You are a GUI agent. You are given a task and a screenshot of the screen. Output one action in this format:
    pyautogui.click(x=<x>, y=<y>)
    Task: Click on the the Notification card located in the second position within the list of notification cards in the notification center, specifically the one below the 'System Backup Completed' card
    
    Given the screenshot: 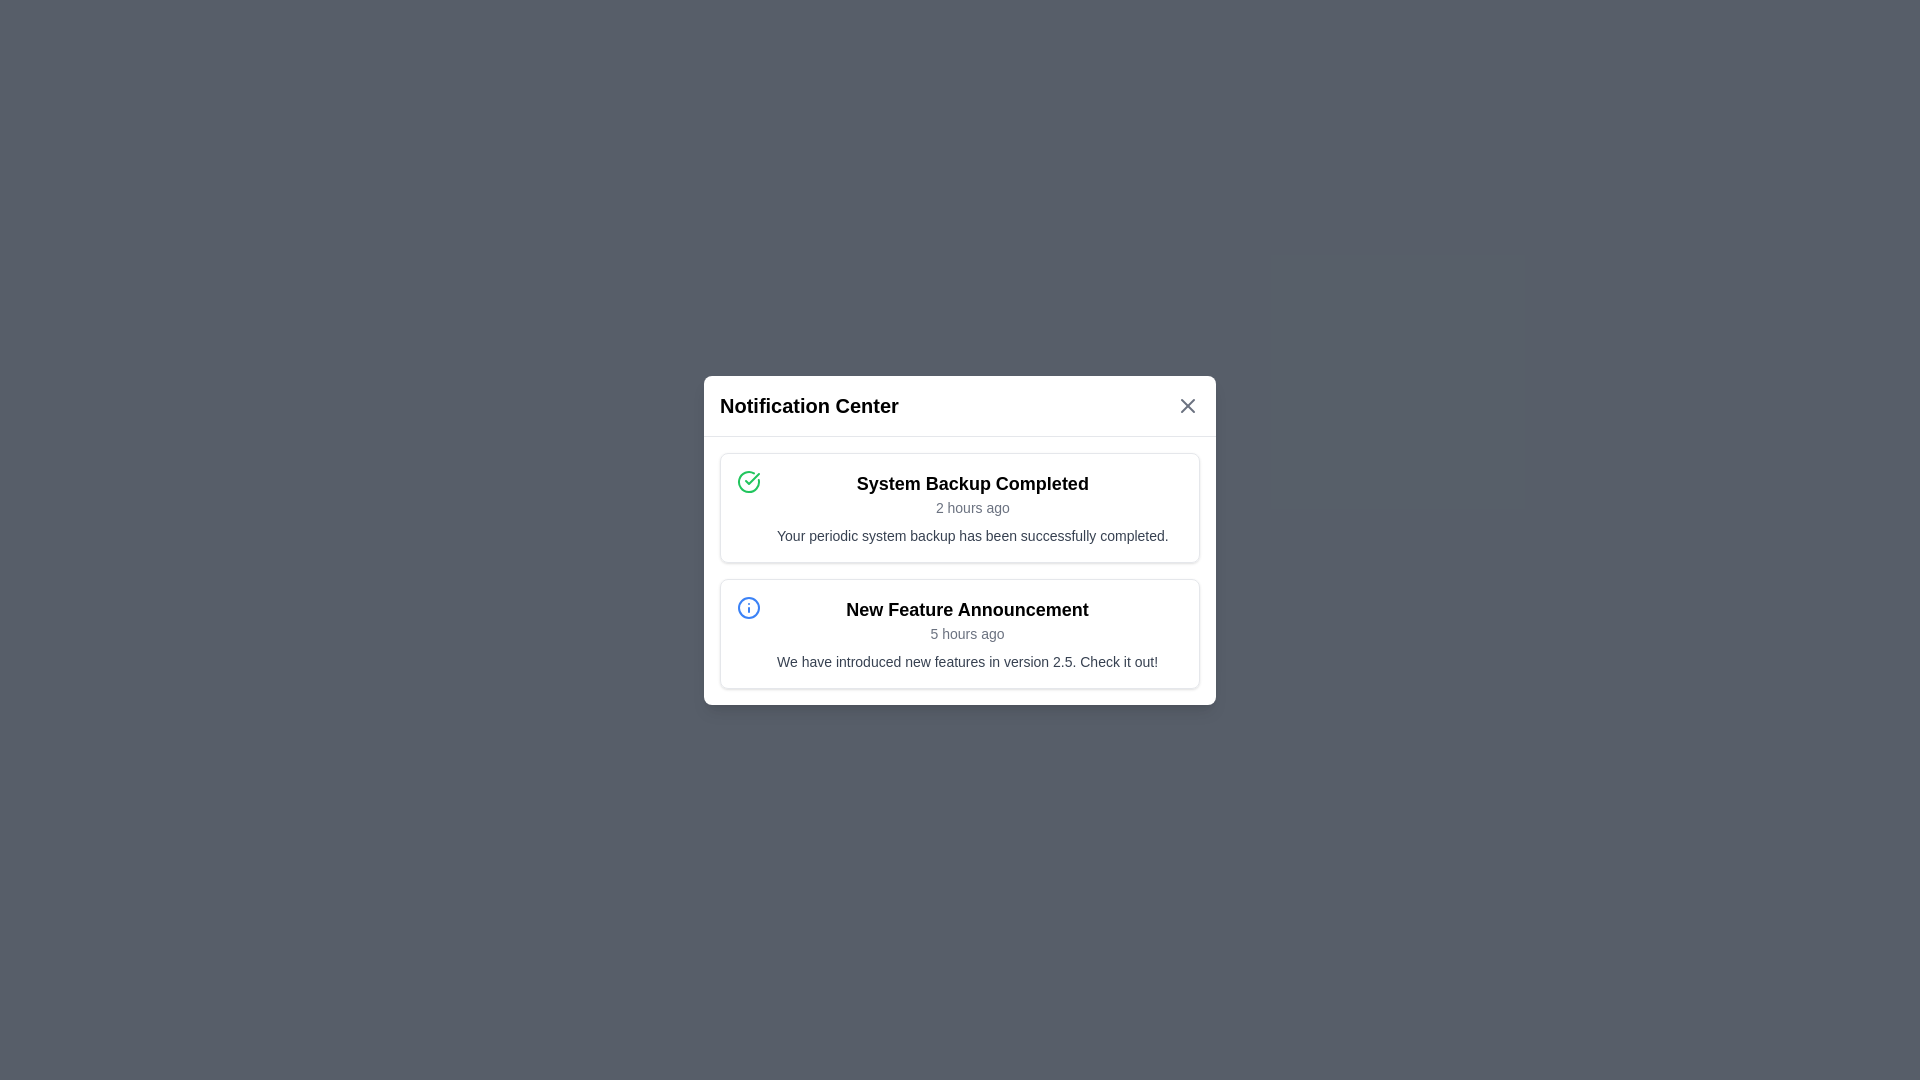 What is the action you would take?
    pyautogui.click(x=960, y=633)
    